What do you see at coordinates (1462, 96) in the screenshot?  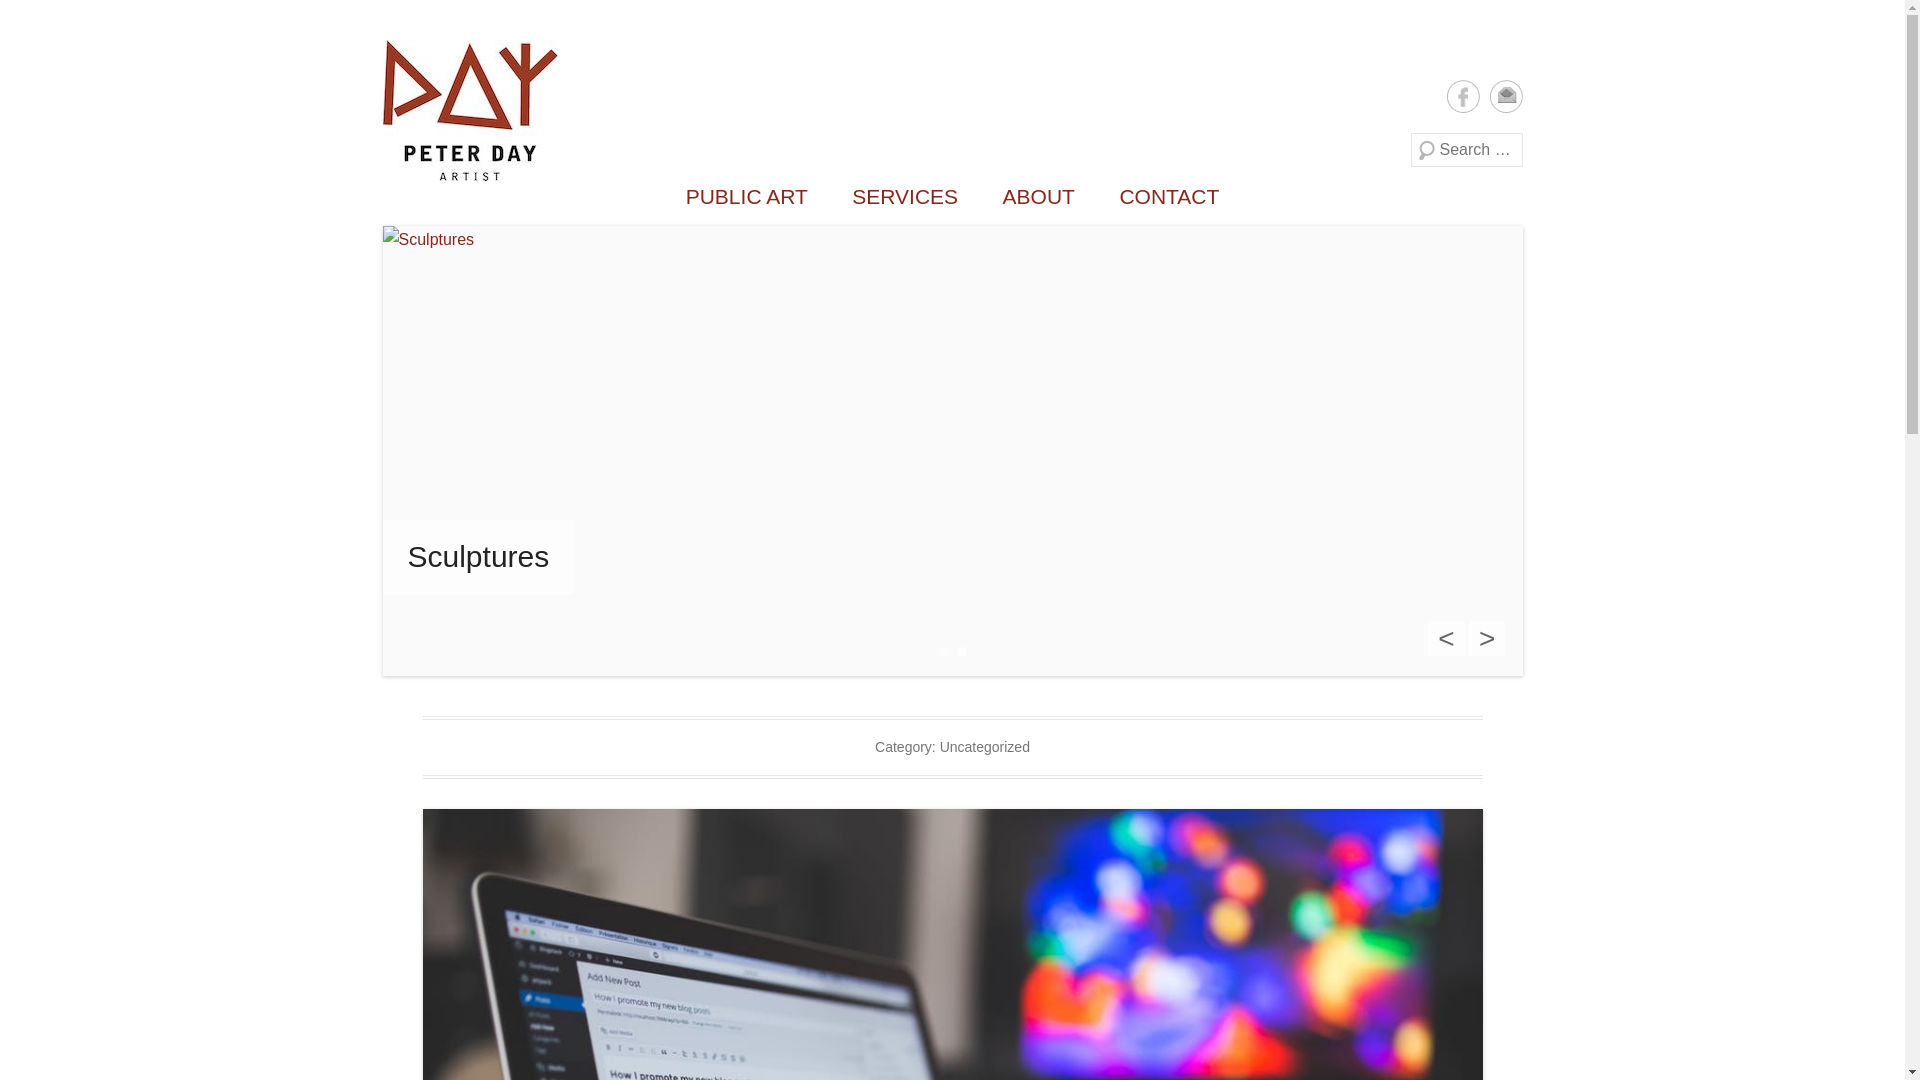 I see `'Facebook'` at bounding box center [1462, 96].